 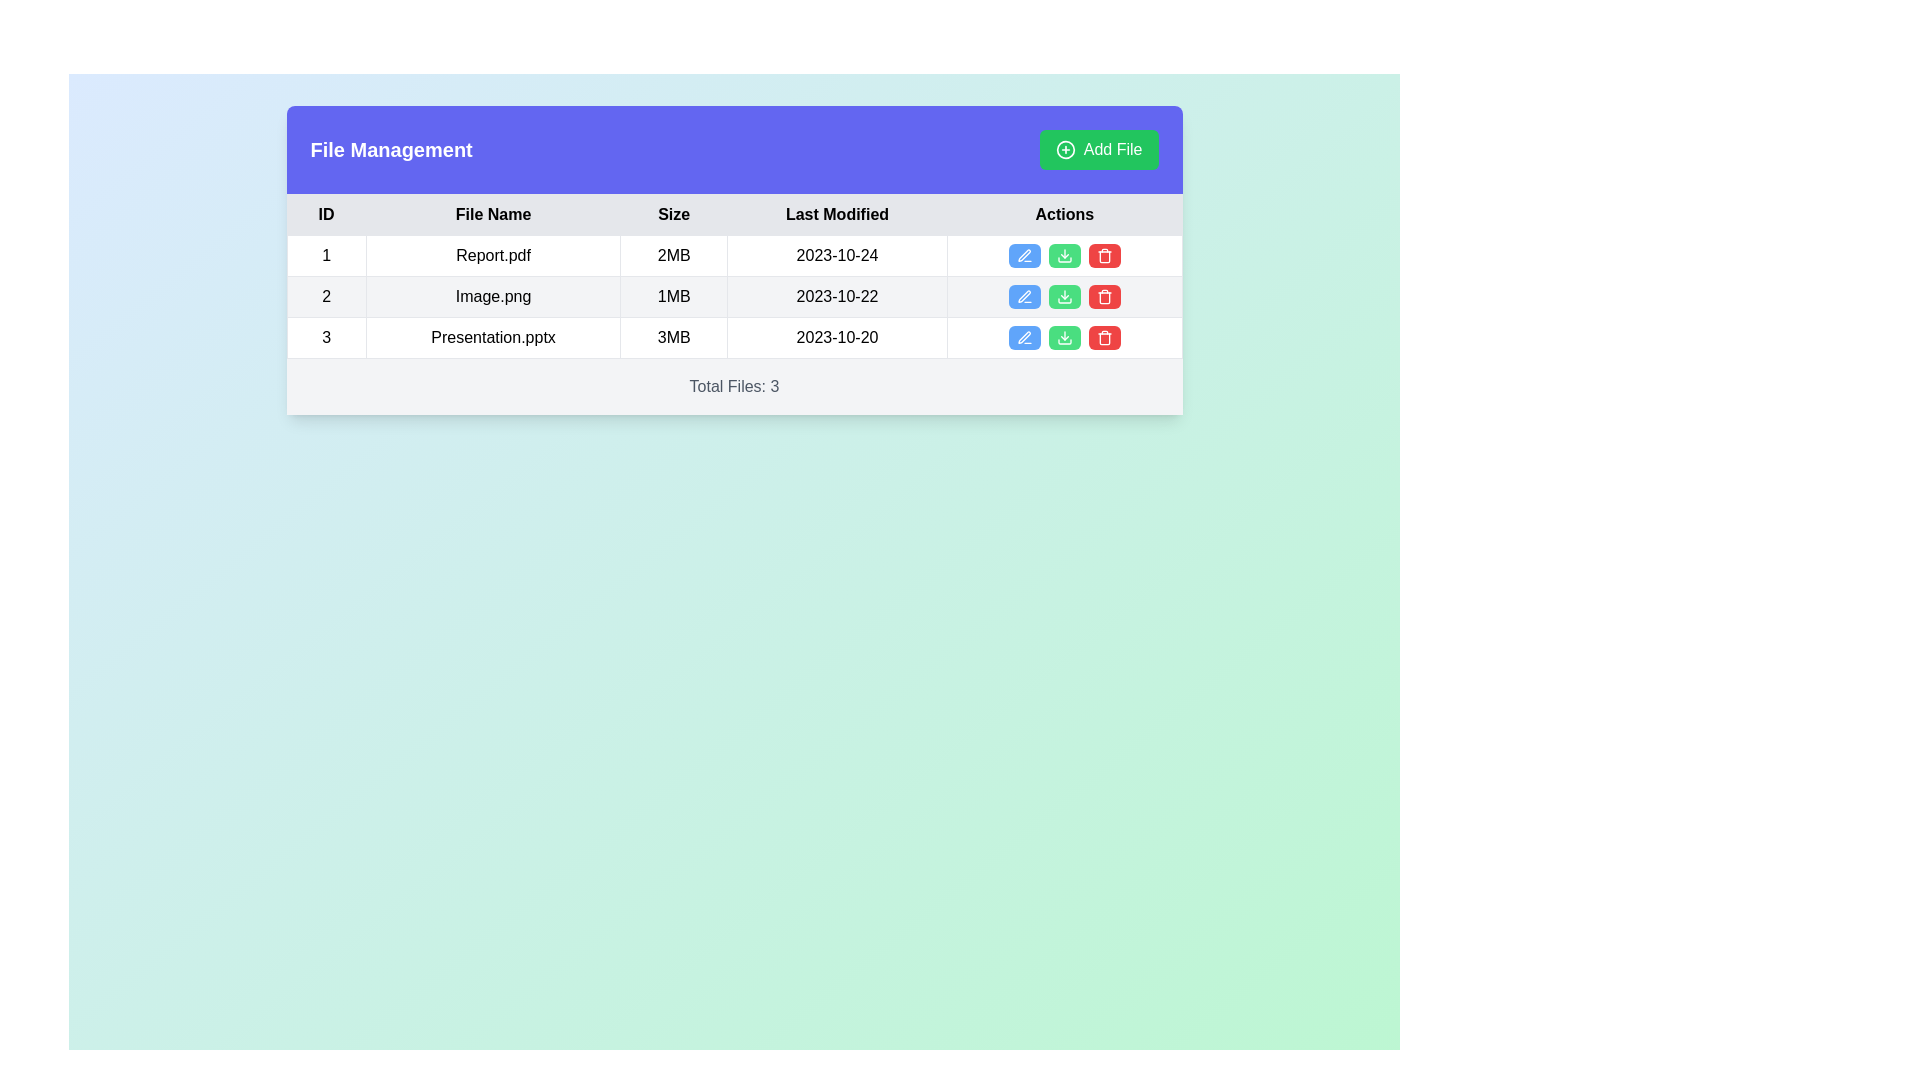 What do you see at coordinates (1063, 254) in the screenshot?
I see `the green button with a white download icon located in the Actions column of the File Management interface for the file named 'Report.pdf'` at bounding box center [1063, 254].